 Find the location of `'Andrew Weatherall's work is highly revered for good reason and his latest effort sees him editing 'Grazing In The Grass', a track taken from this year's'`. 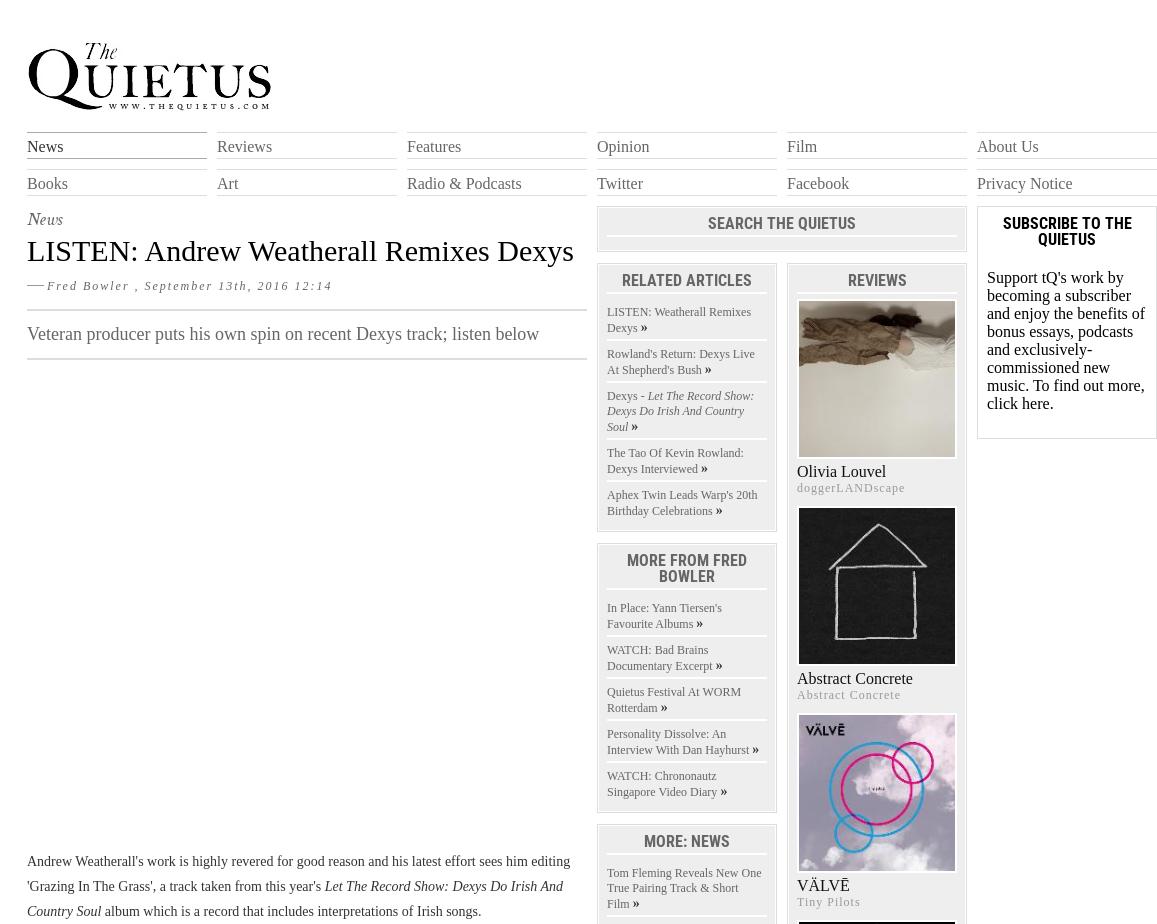

'Andrew Weatherall's work is highly revered for good reason and his latest effort sees him editing 'Grazing In The Grass', a track taken from this year's' is located at coordinates (297, 872).